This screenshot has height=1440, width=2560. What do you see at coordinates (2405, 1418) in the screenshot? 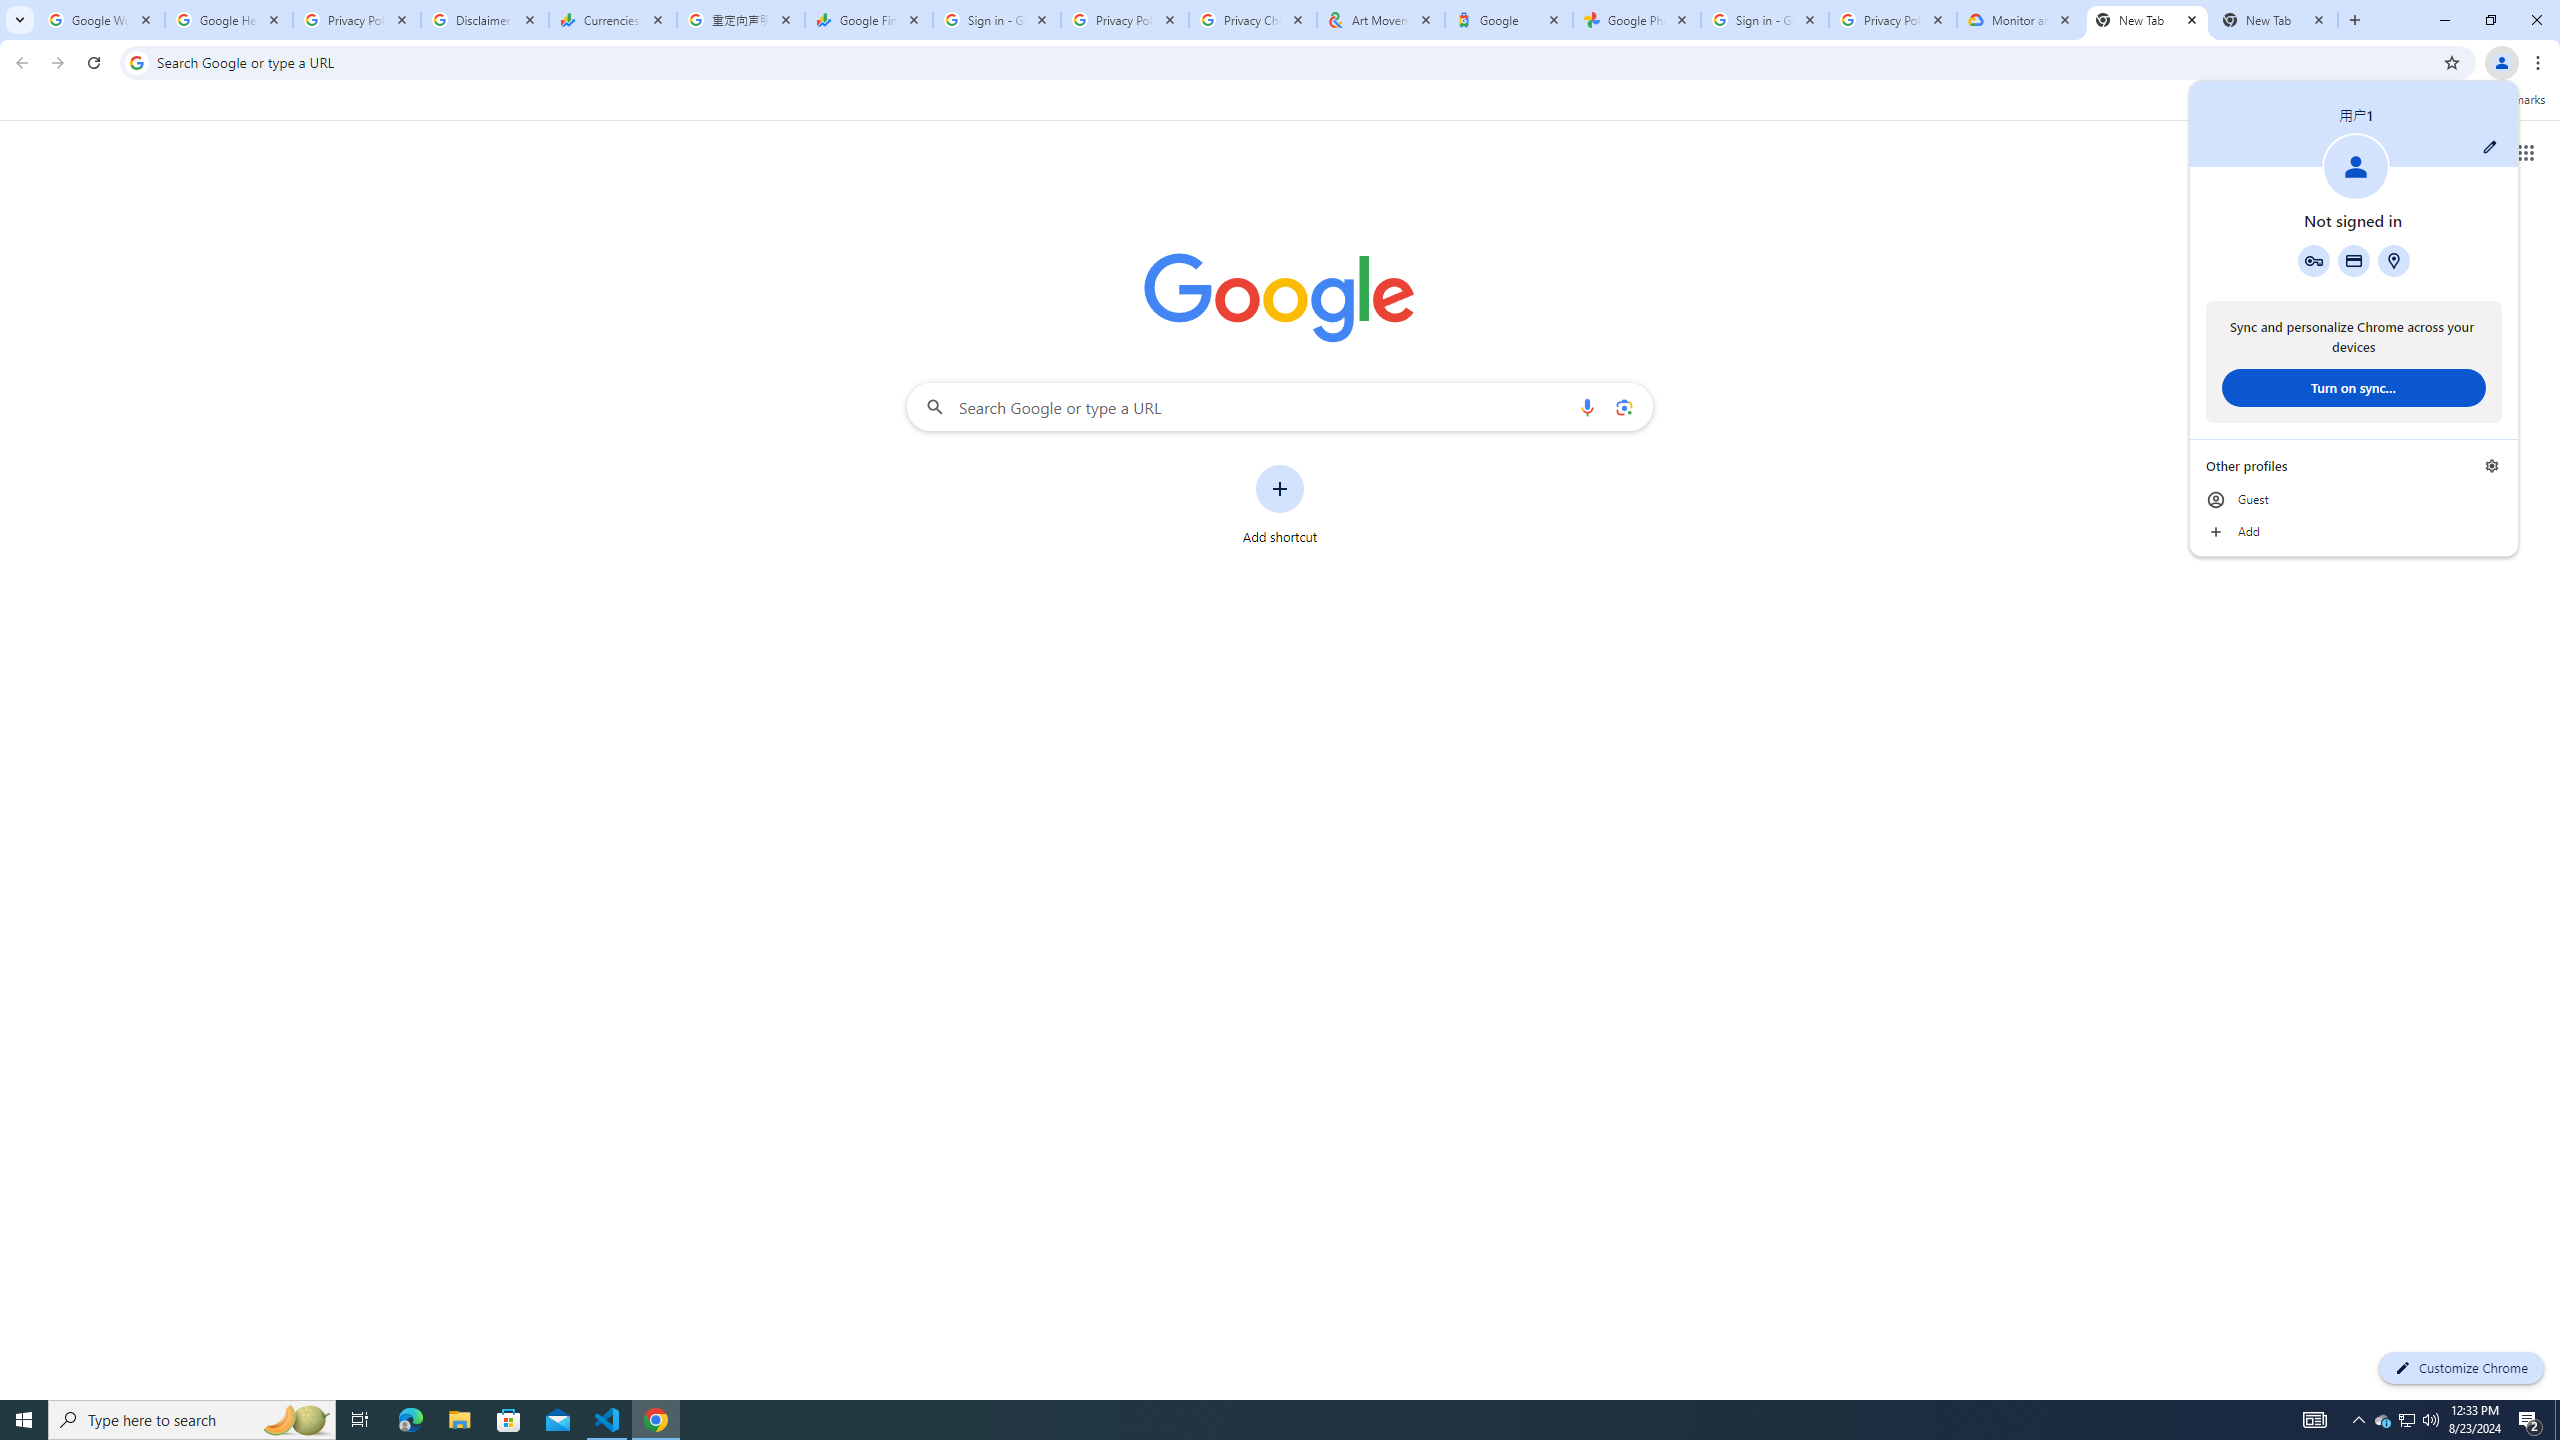
I see `'User Promoted Notification Area'` at bounding box center [2405, 1418].